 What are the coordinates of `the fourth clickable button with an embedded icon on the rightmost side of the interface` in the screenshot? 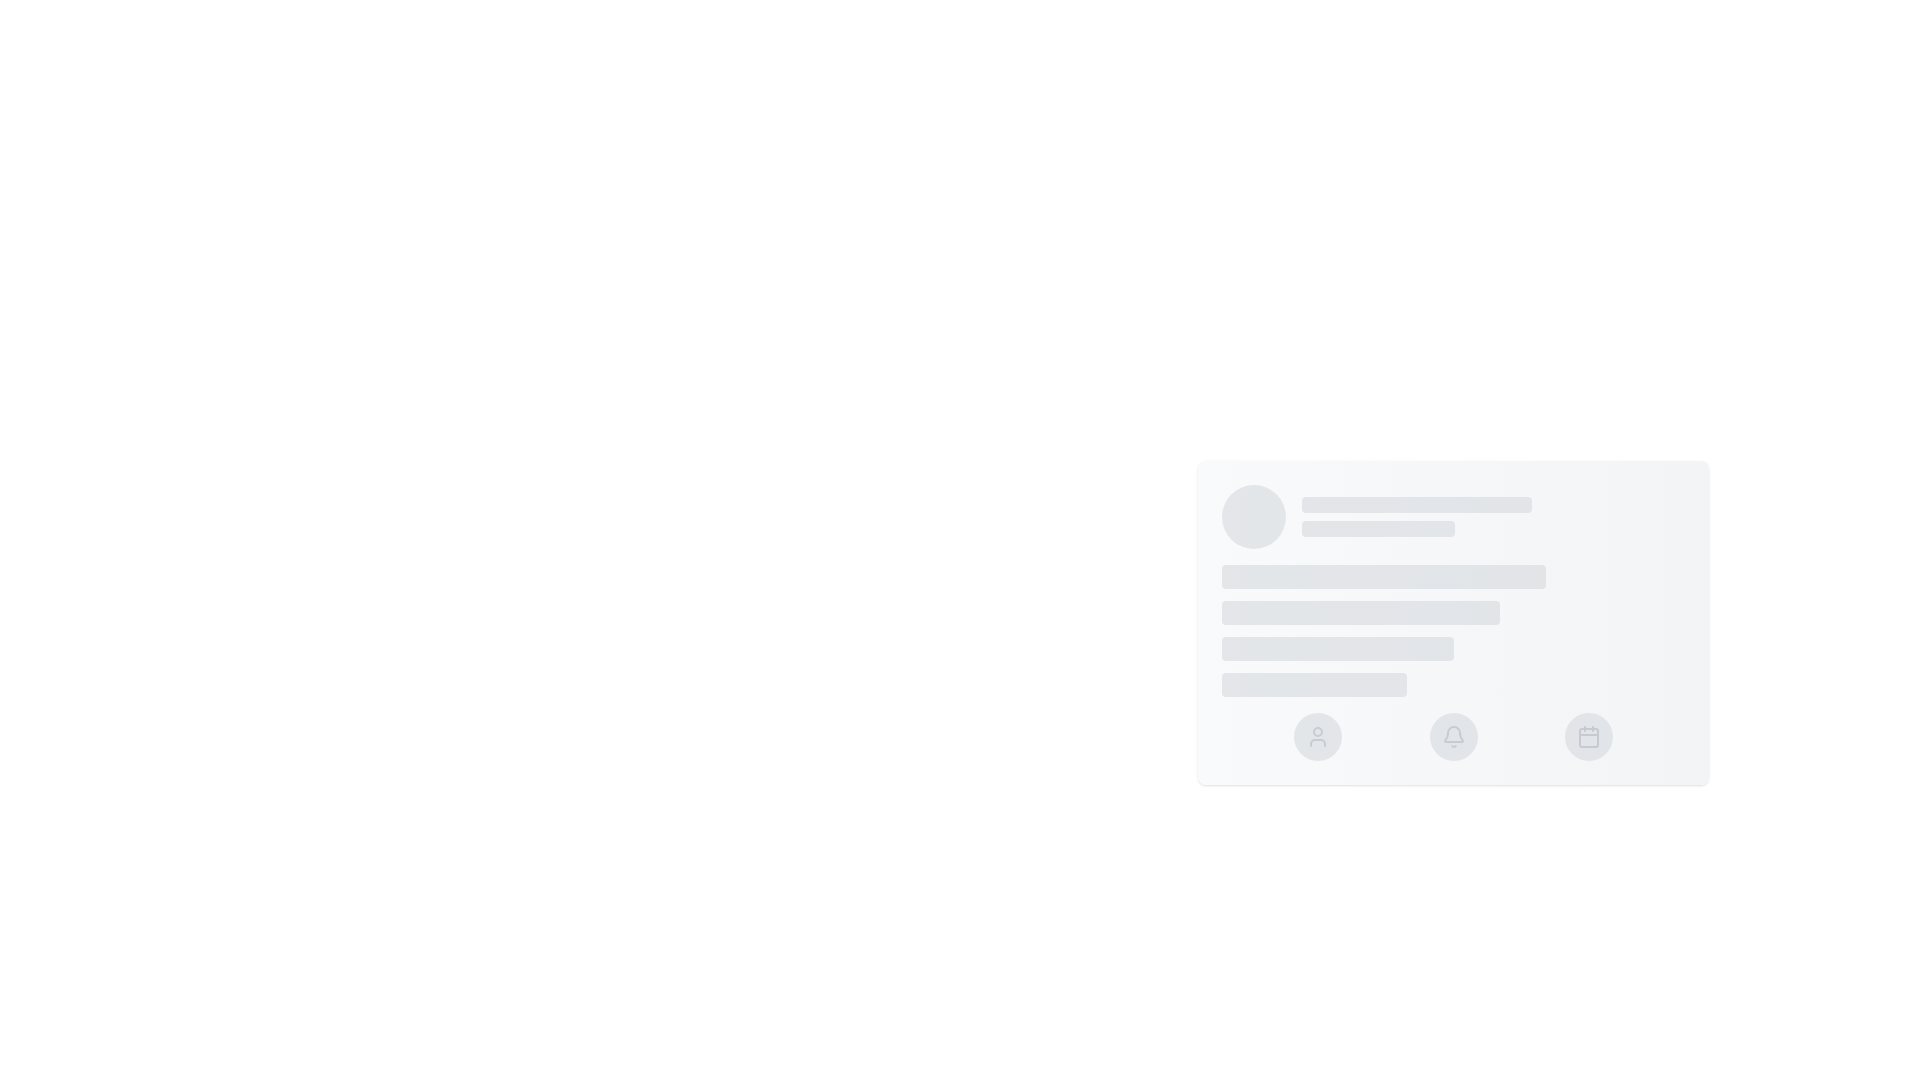 It's located at (1588, 736).